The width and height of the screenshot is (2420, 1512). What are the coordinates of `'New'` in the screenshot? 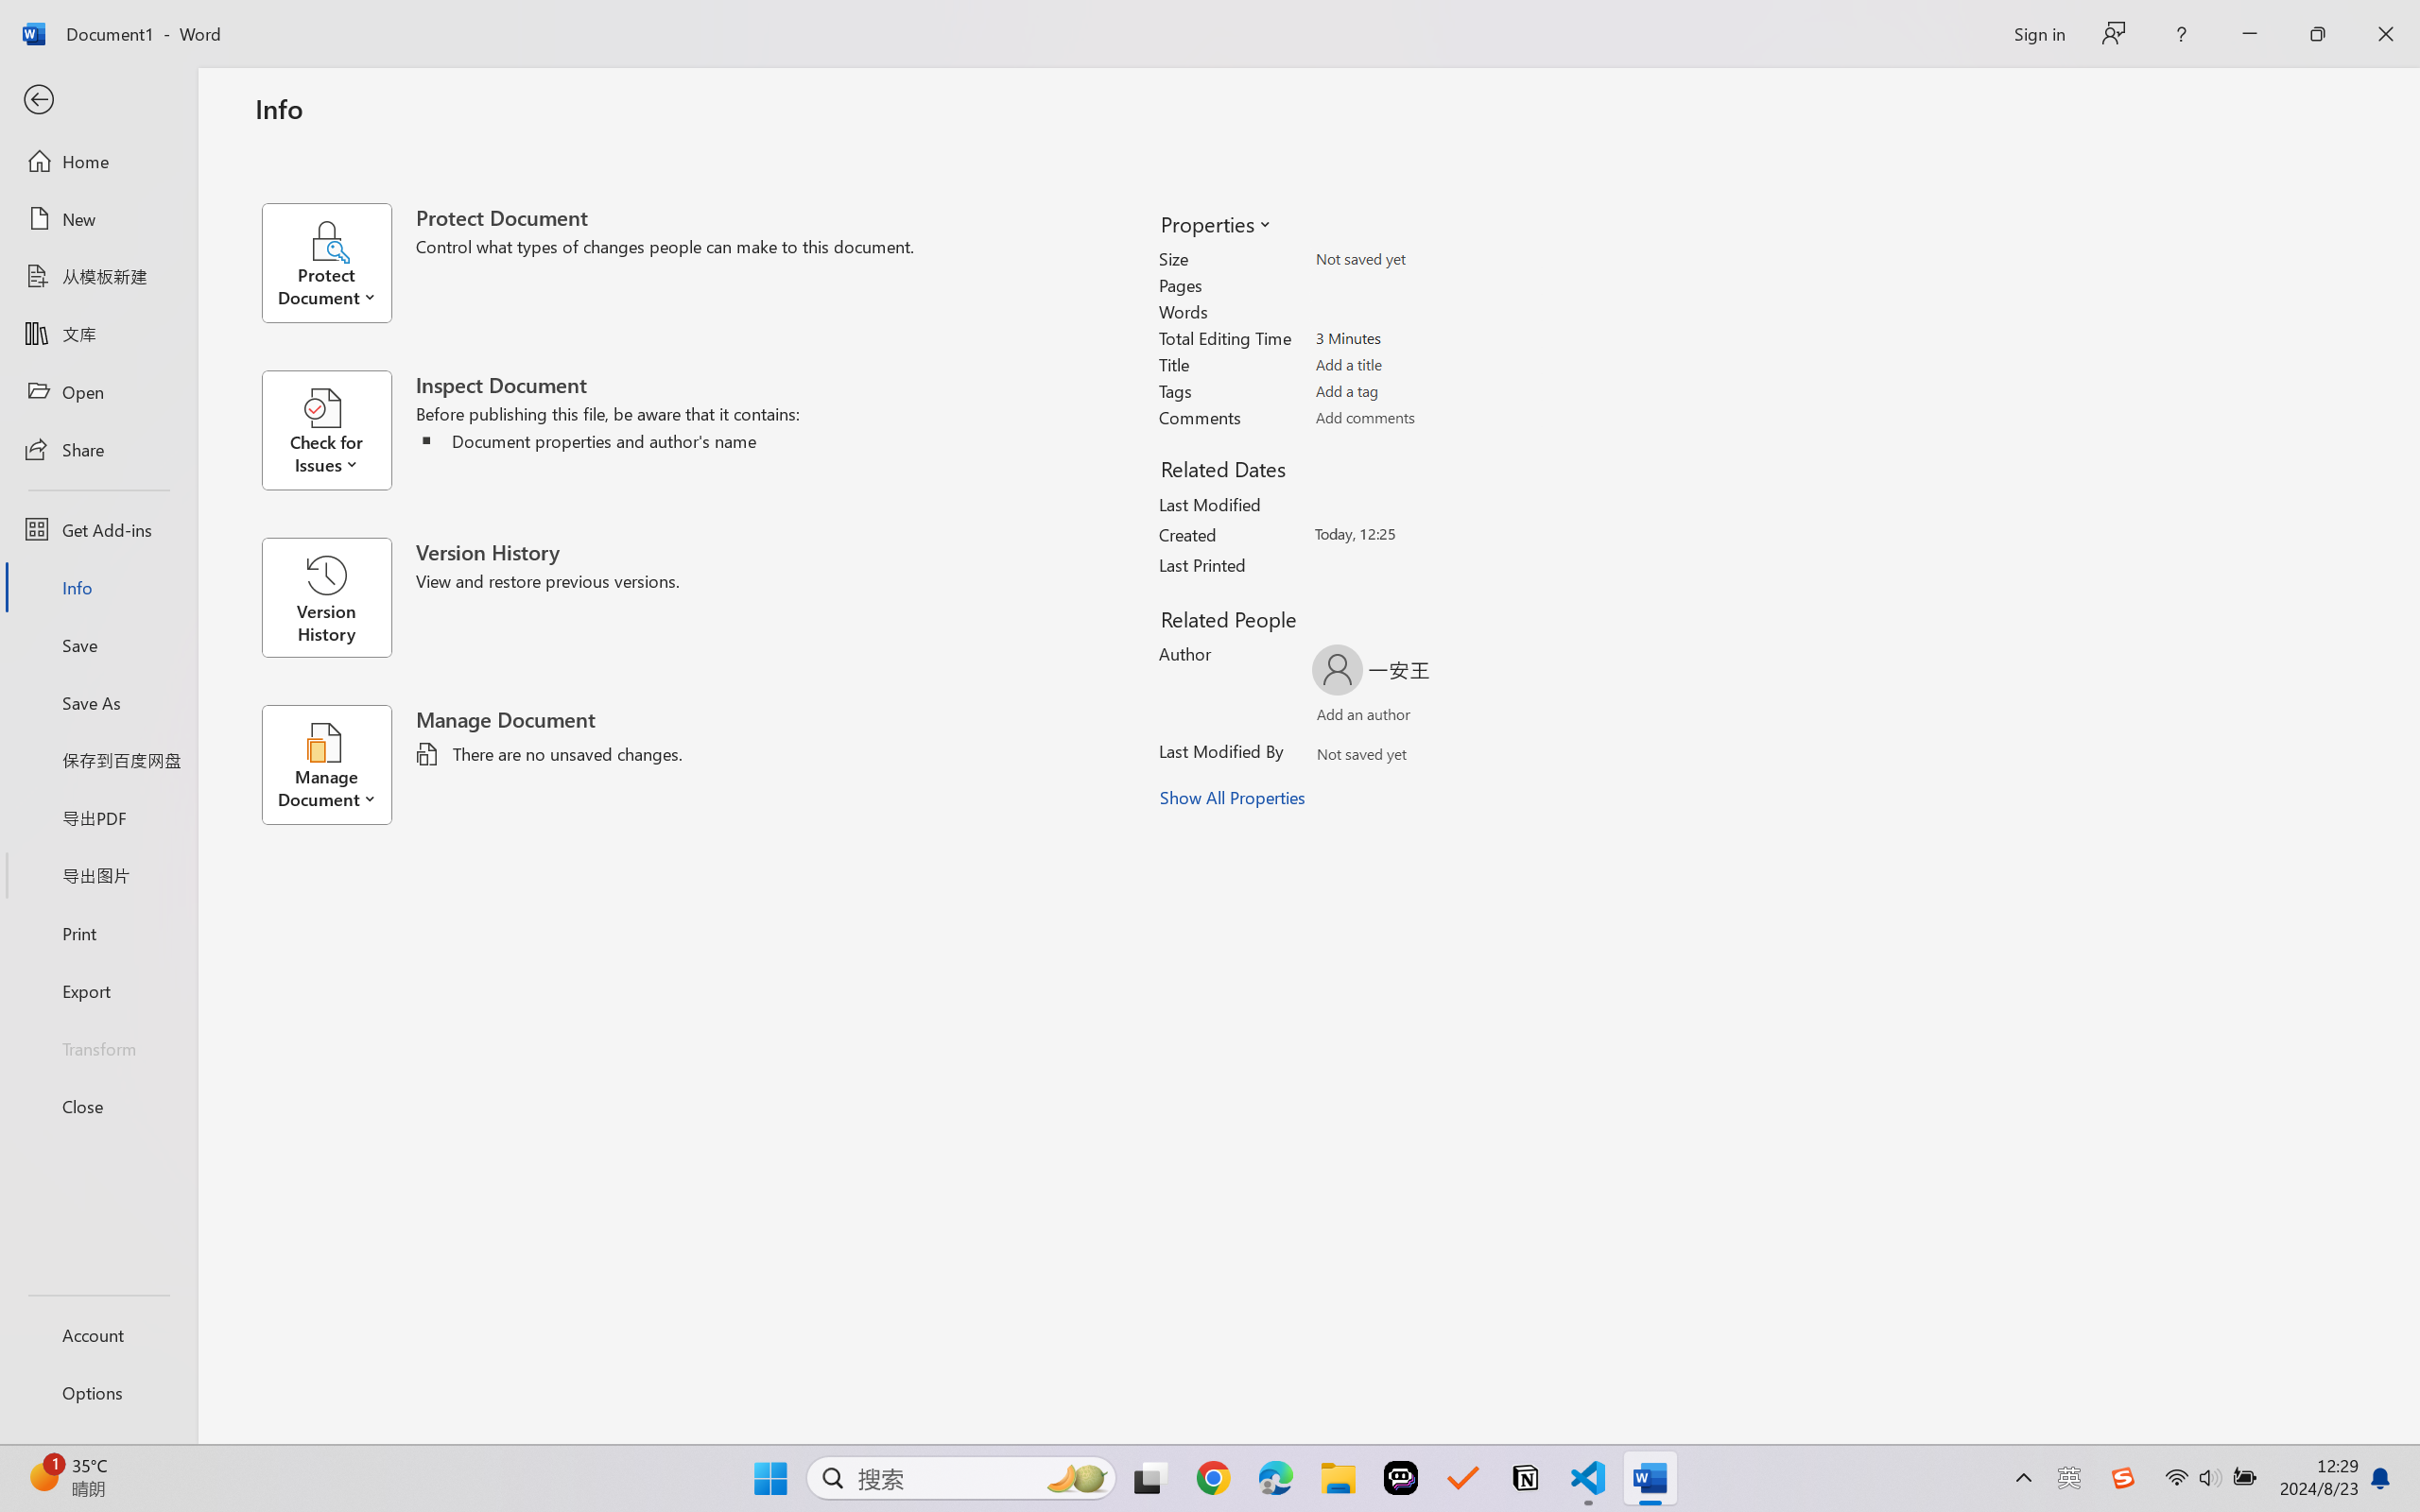 It's located at (97, 217).